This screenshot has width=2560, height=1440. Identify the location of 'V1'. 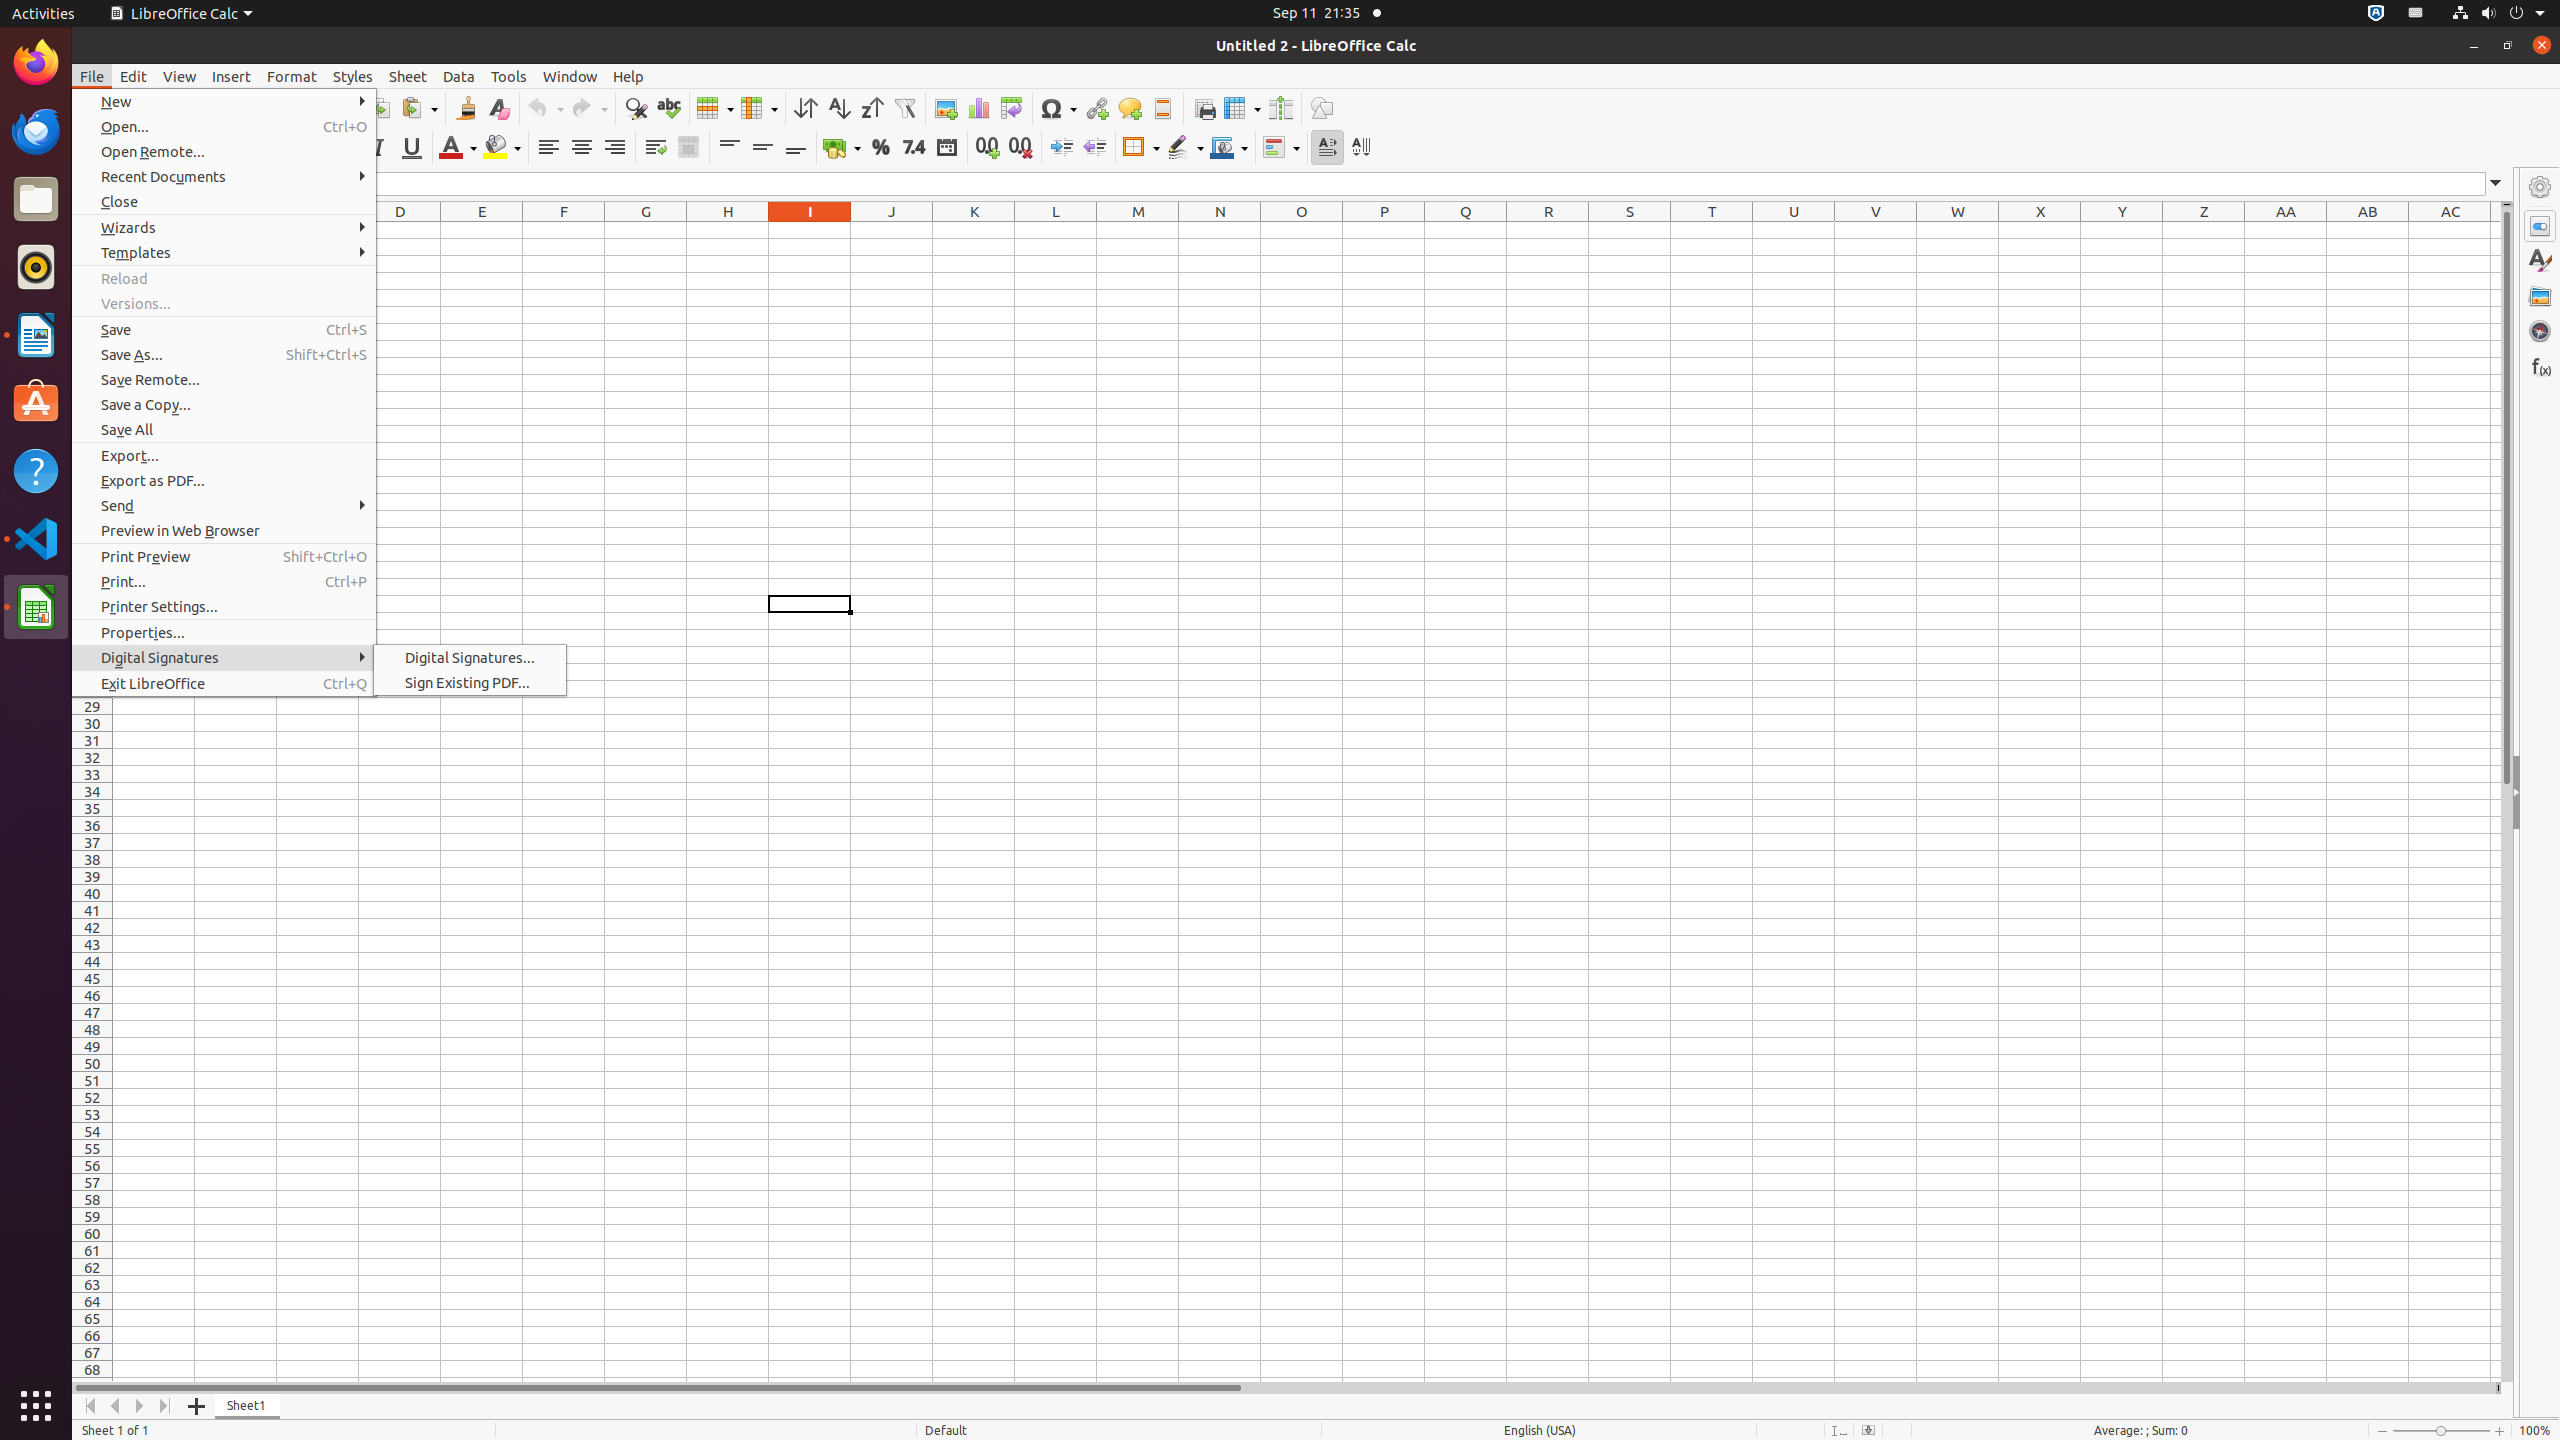
(1875, 229).